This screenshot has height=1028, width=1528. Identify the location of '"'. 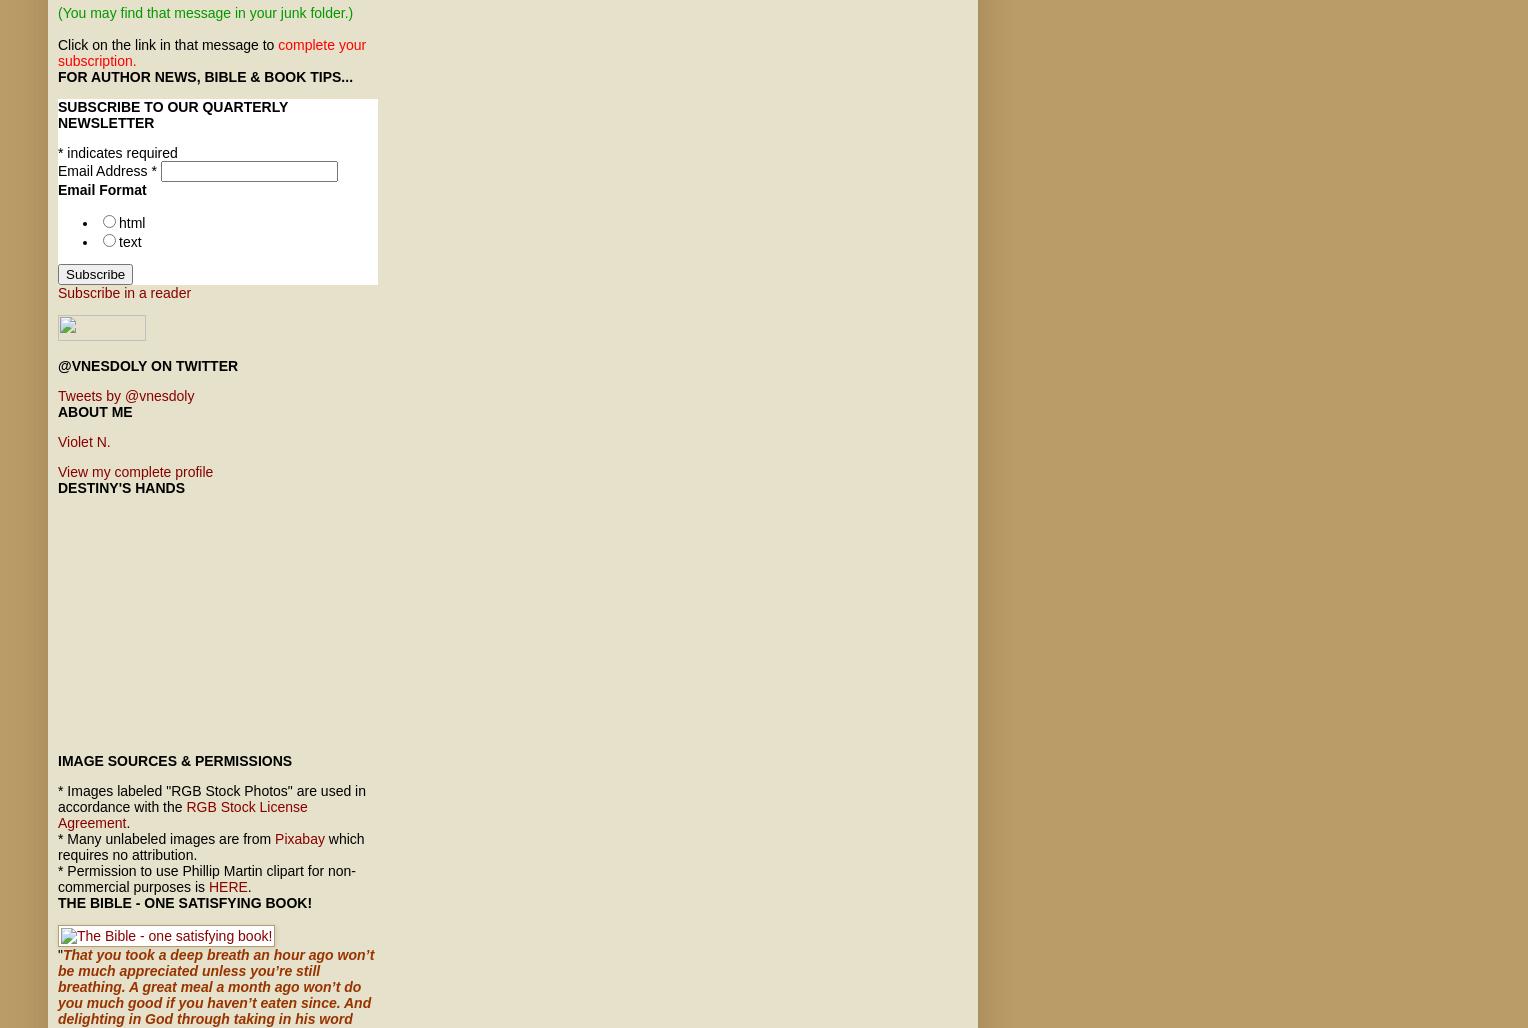
(60, 955).